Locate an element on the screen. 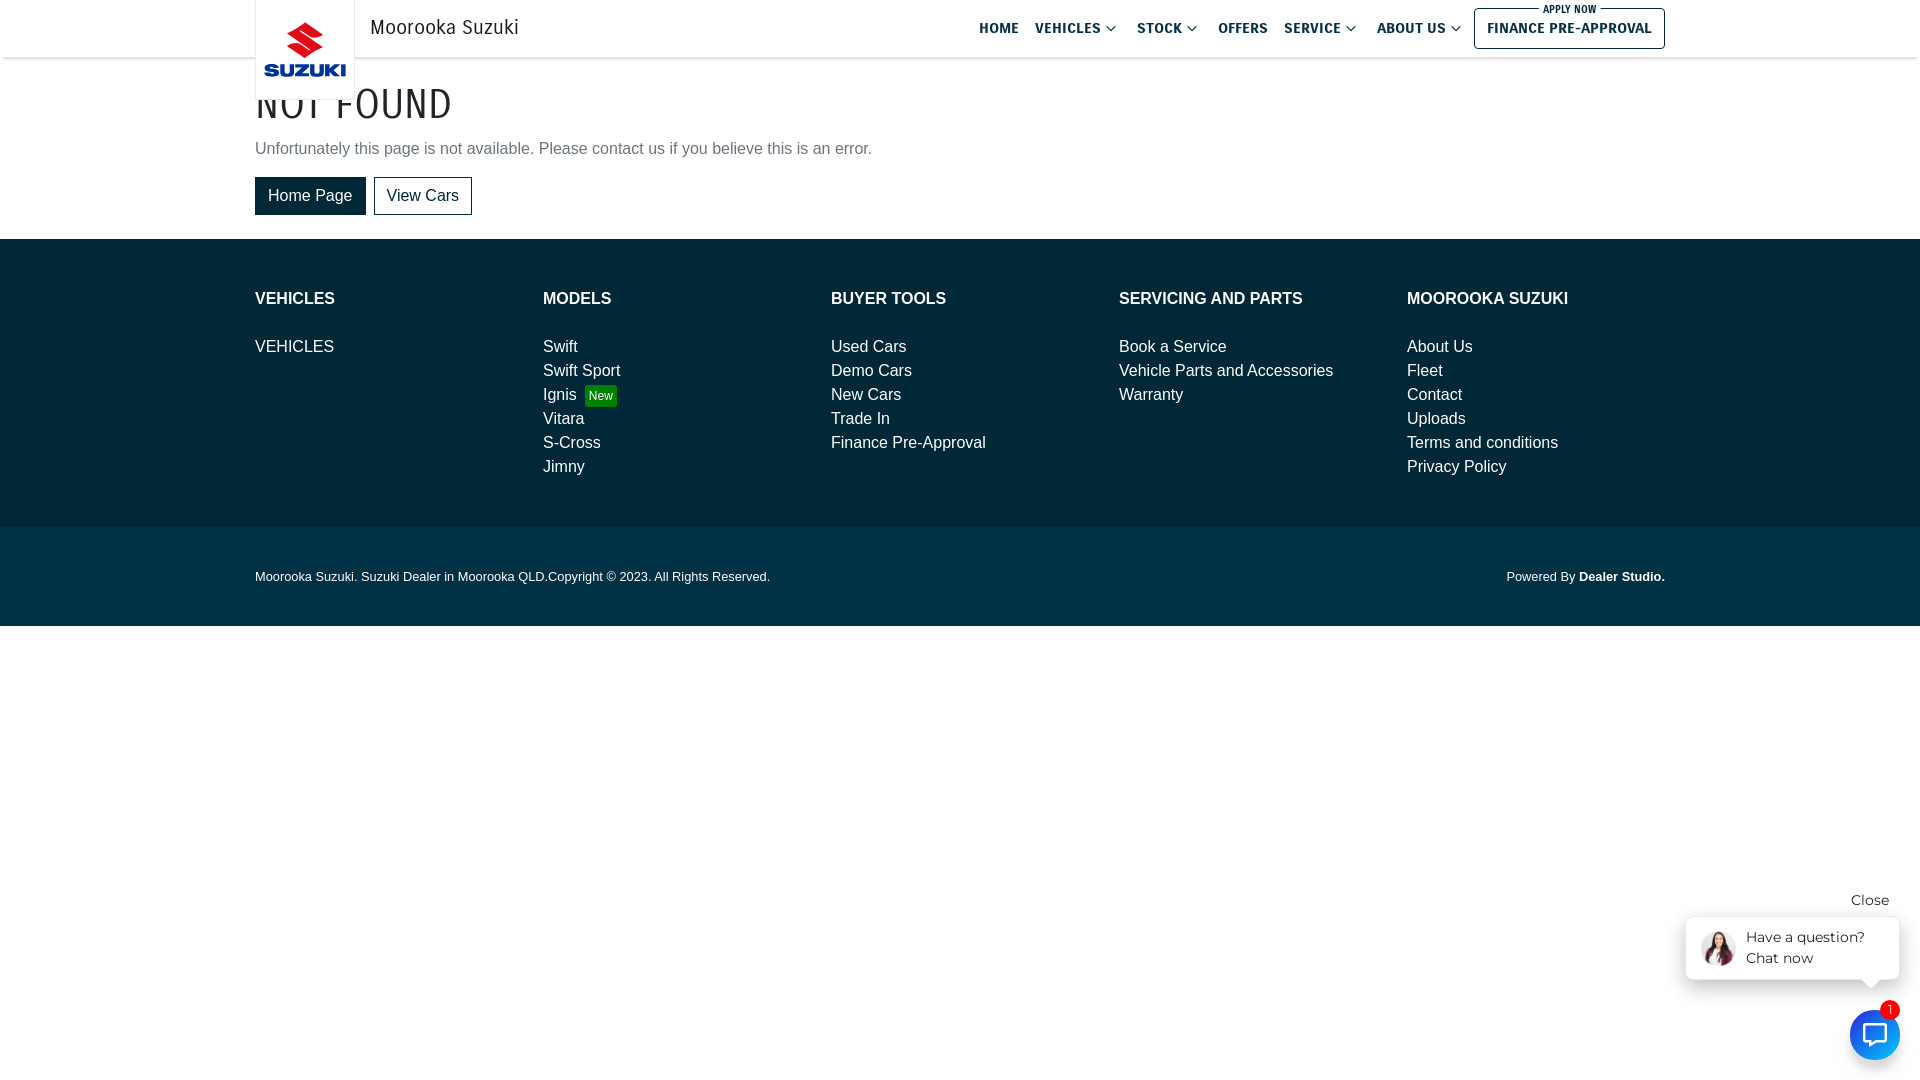 This screenshot has height=1080, width=1920. 'Jimny' is located at coordinates (563, 466).